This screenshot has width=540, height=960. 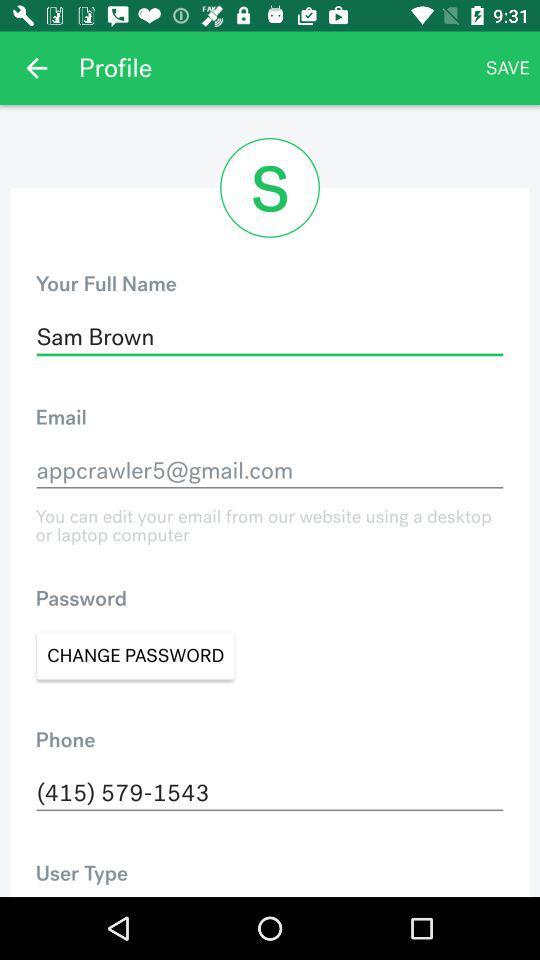 I want to click on (415) 579-1543 icon, so click(x=270, y=793).